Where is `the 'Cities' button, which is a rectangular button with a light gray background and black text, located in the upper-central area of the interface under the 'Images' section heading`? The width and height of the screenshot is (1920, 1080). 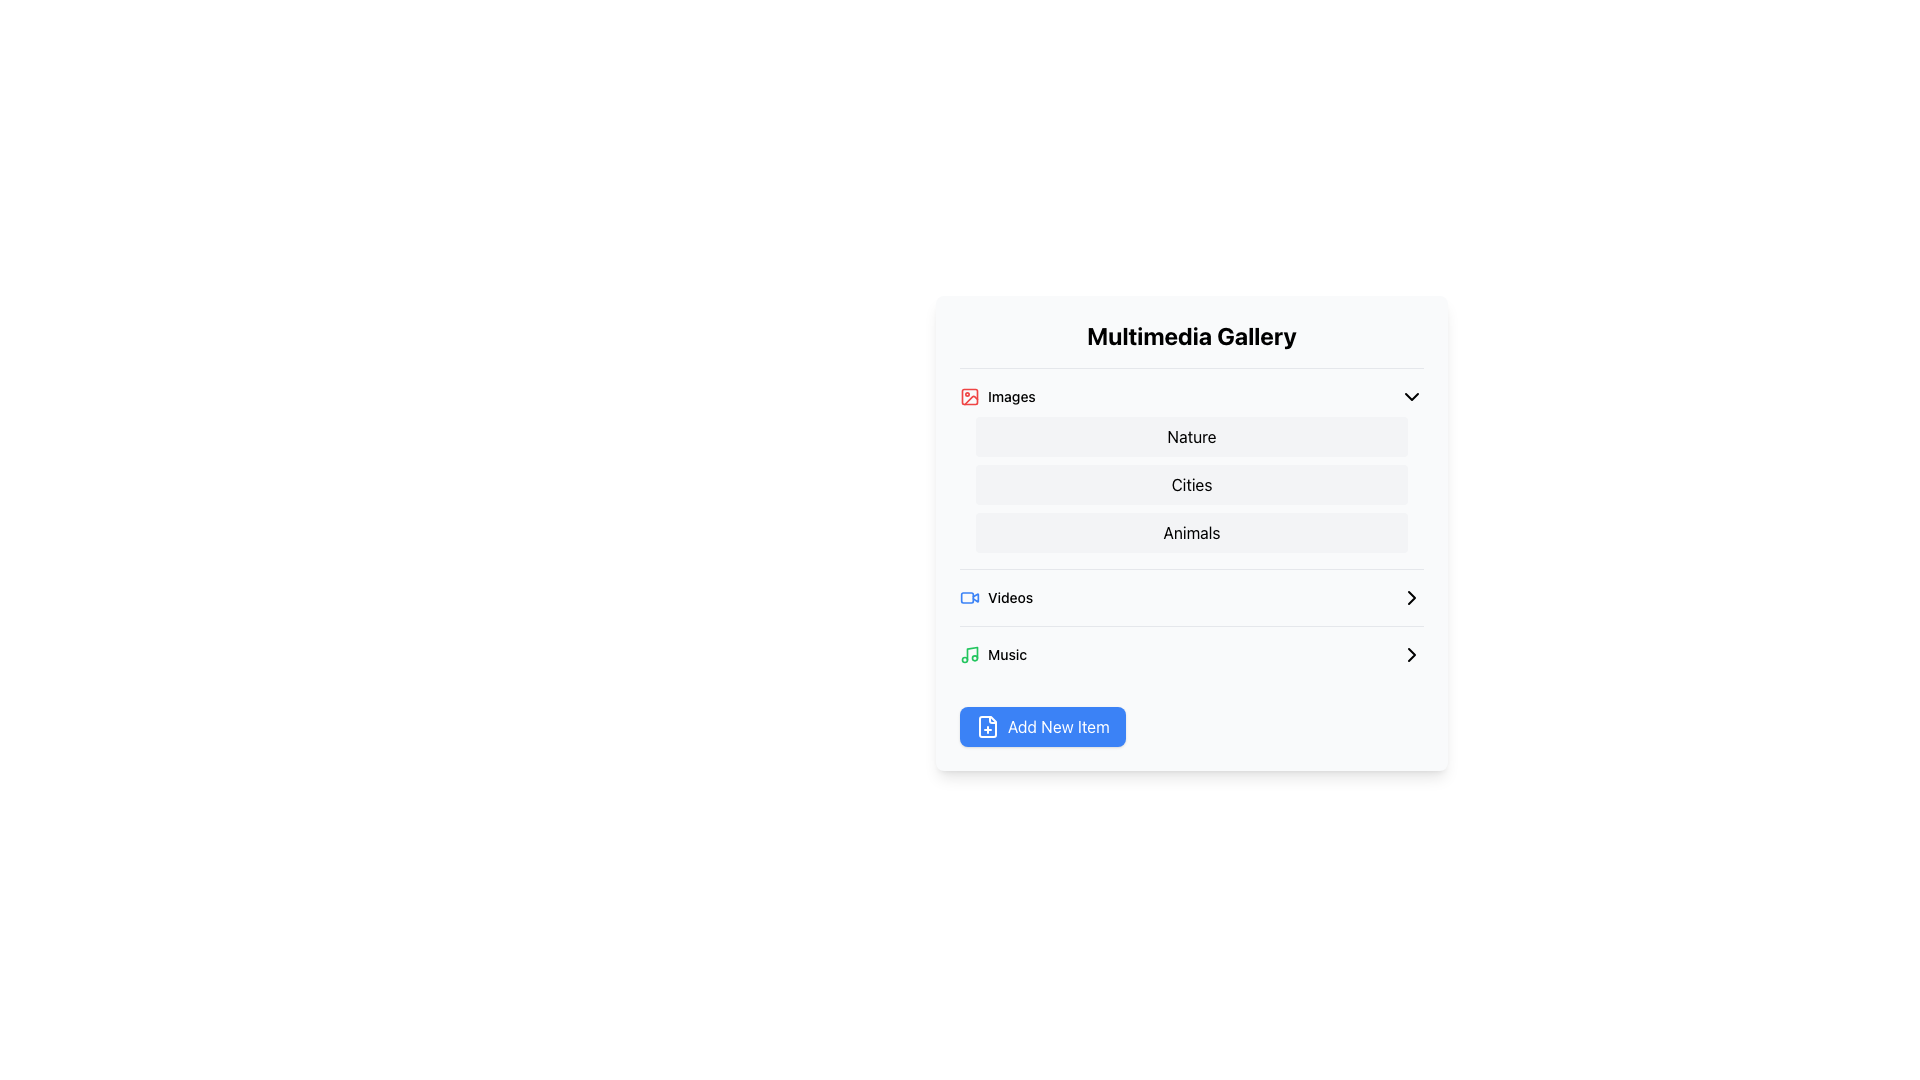 the 'Cities' button, which is a rectangular button with a light gray background and black text, located in the upper-central area of the interface under the 'Images' section heading is located at coordinates (1191, 485).